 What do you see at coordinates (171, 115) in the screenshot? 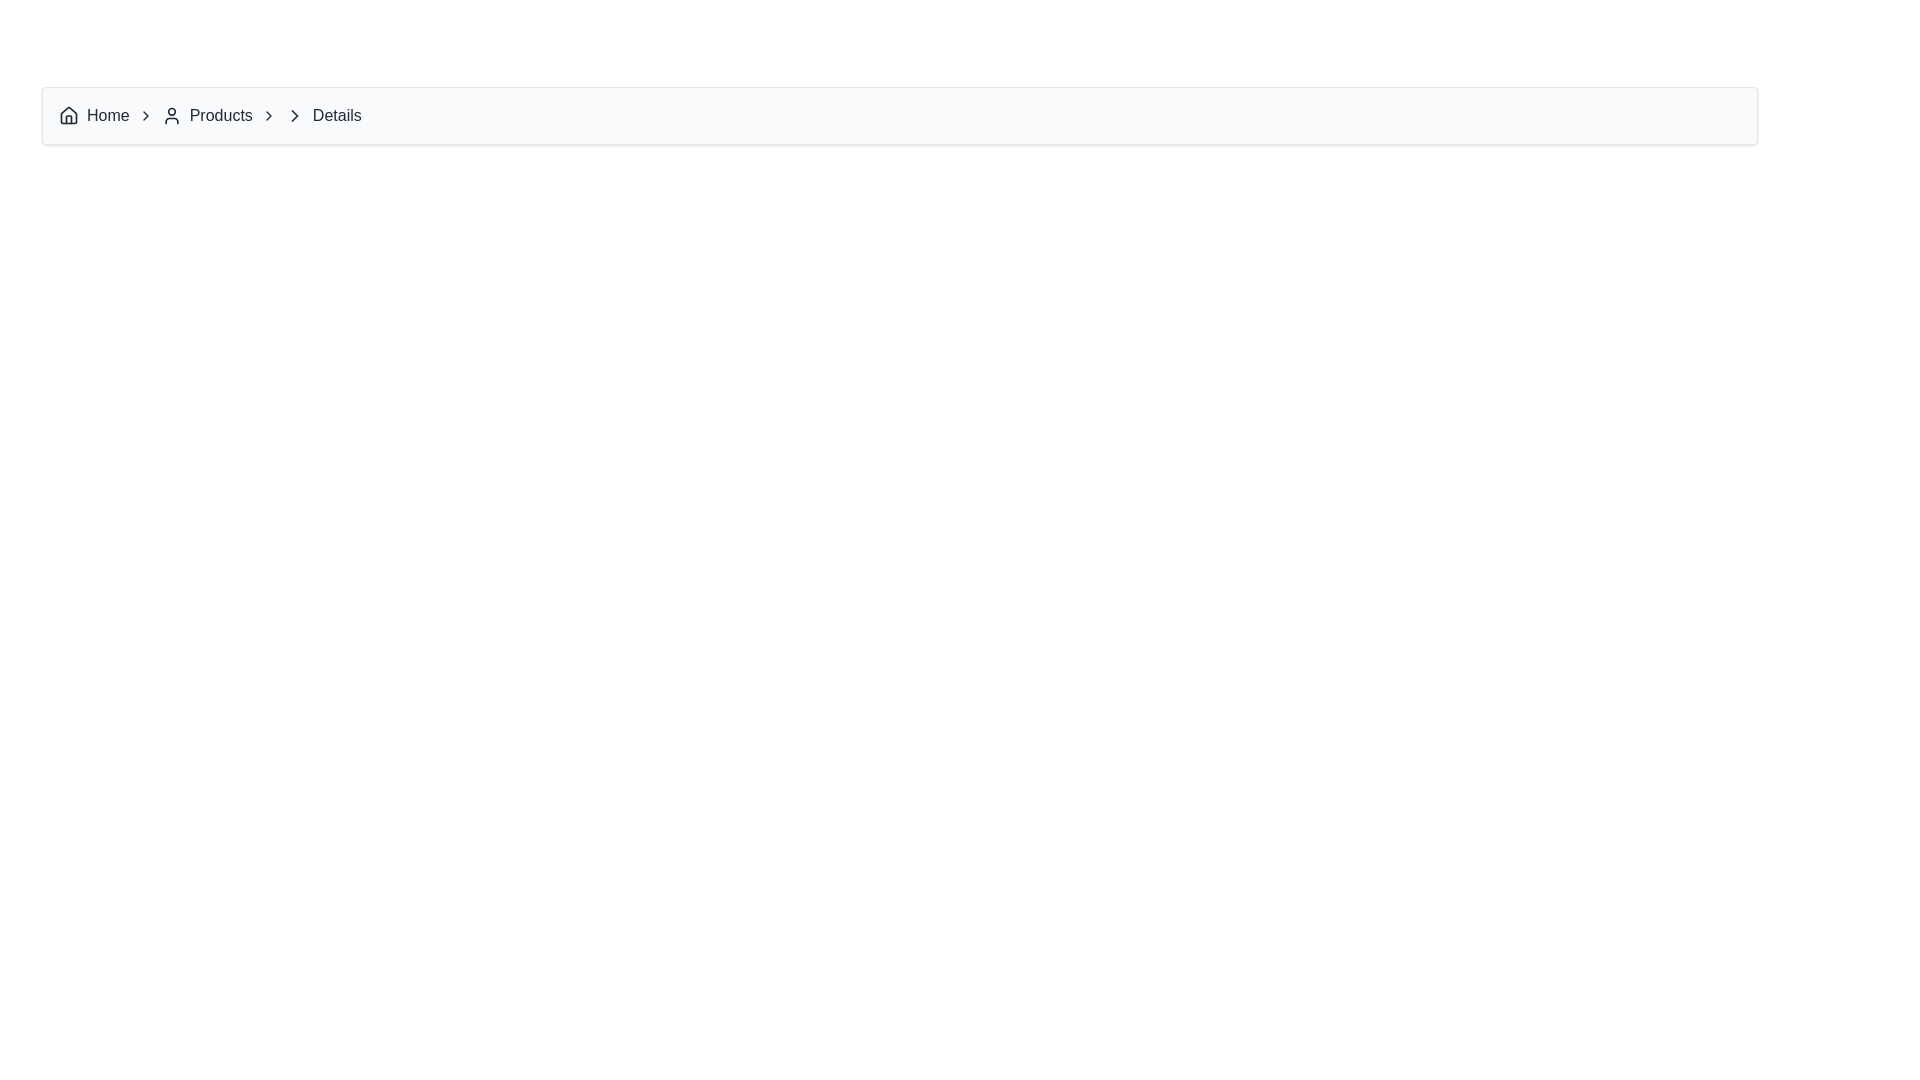
I see `the design of the SVG user icon located to the immediate left of the 'Products' text in the breadcrumb navigation bar` at bounding box center [171, 115].